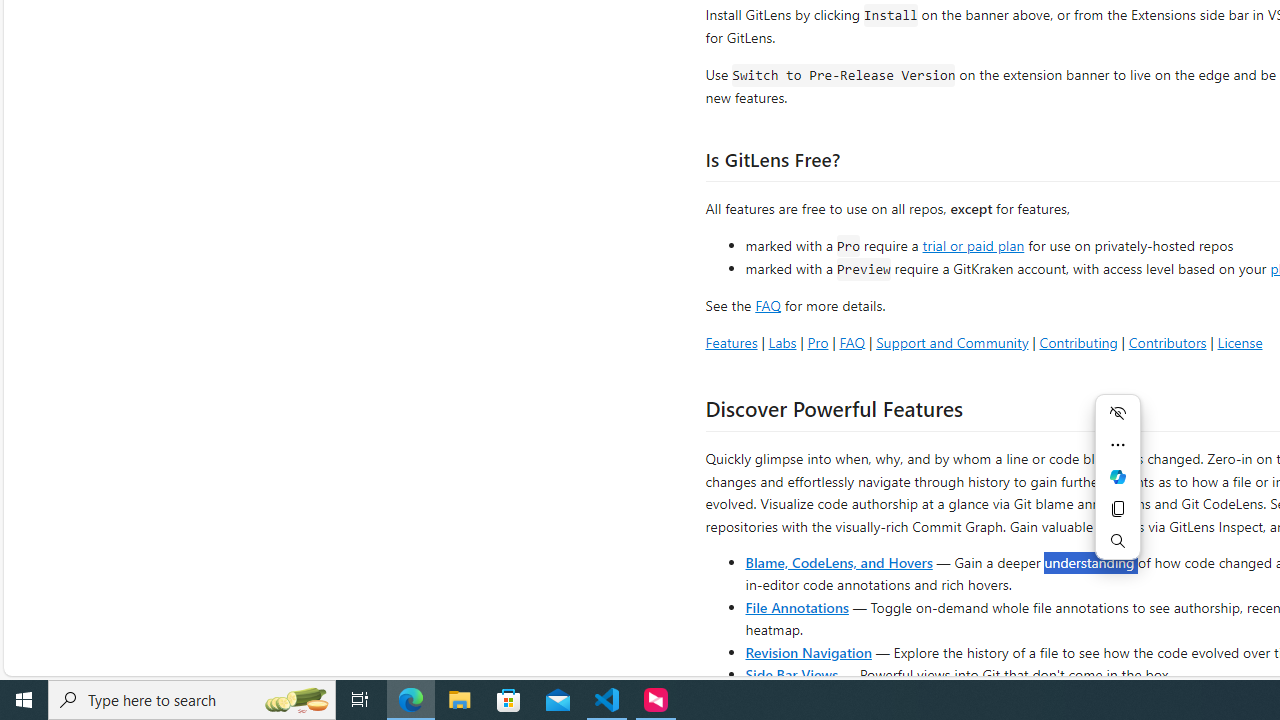 This screenshot has height=720, width=1280. What do you see at coordinates (1117, 443) in the screenshot?
I see `'More actions'` at bounding box center [1117, 443].